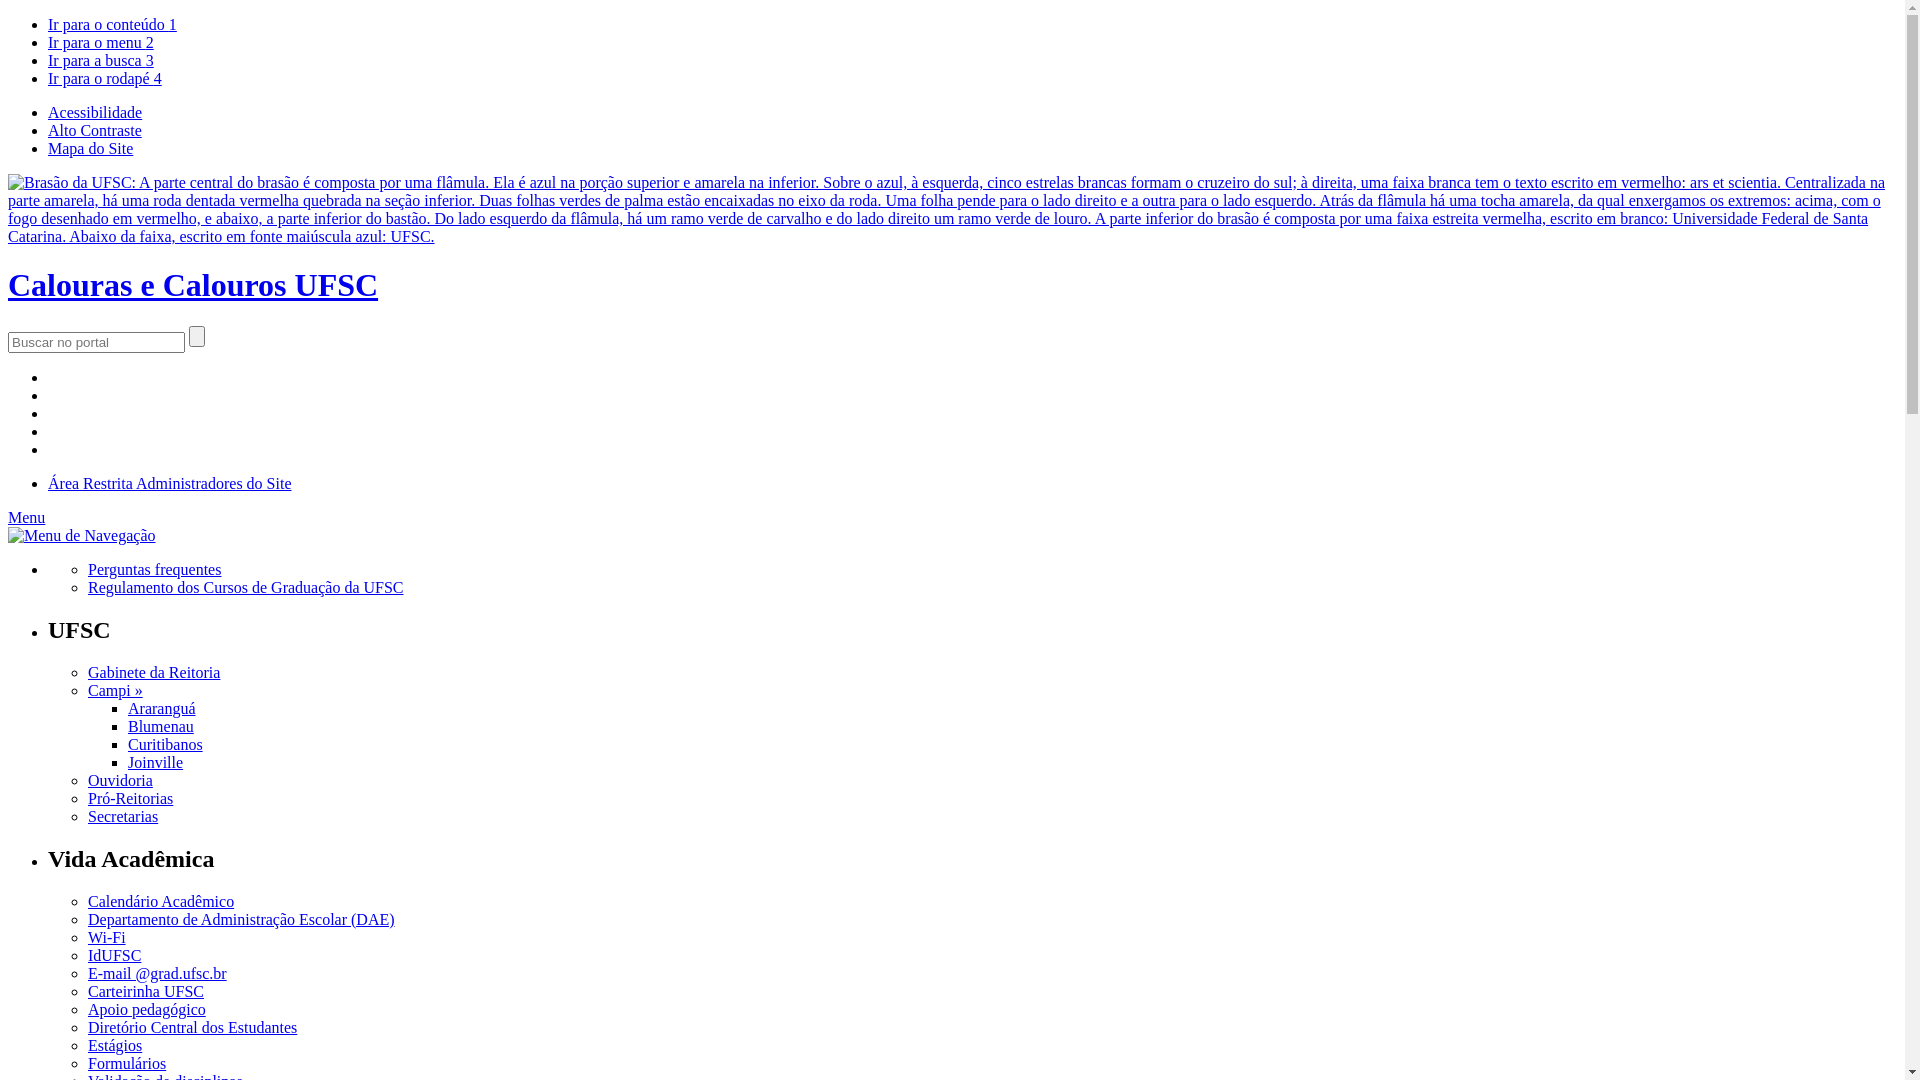 The height and width of the screenshot is (1080, 1920). What do you see at coordinates (122, 816) in the screenshot?
I see `'Secretarias'` at bounding box center [122, 816].